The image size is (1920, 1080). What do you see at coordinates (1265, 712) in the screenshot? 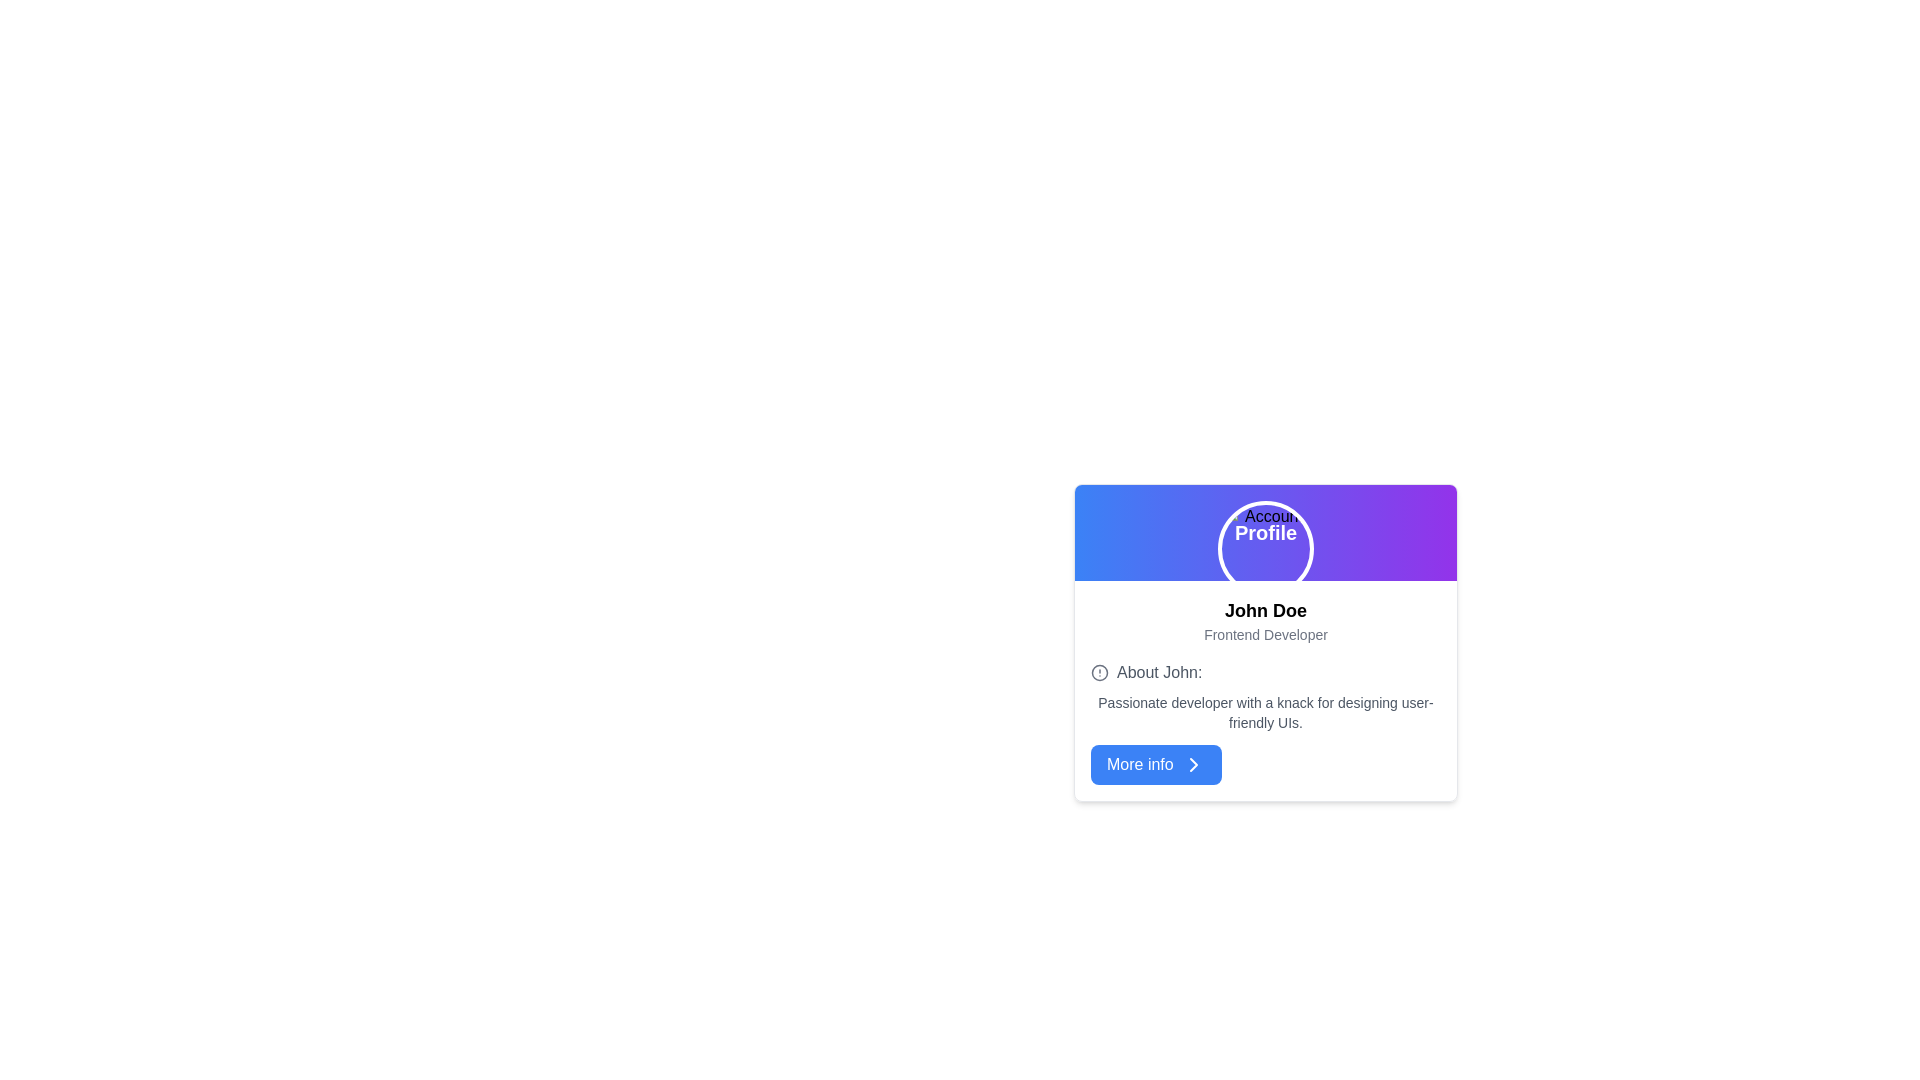
I see `the text label reading 'Passionate developer with a knack for designing user-friendly UIs.' positioned below the header 'About John:' within the profile card to focus on it` at bounding box center [1265, 712].